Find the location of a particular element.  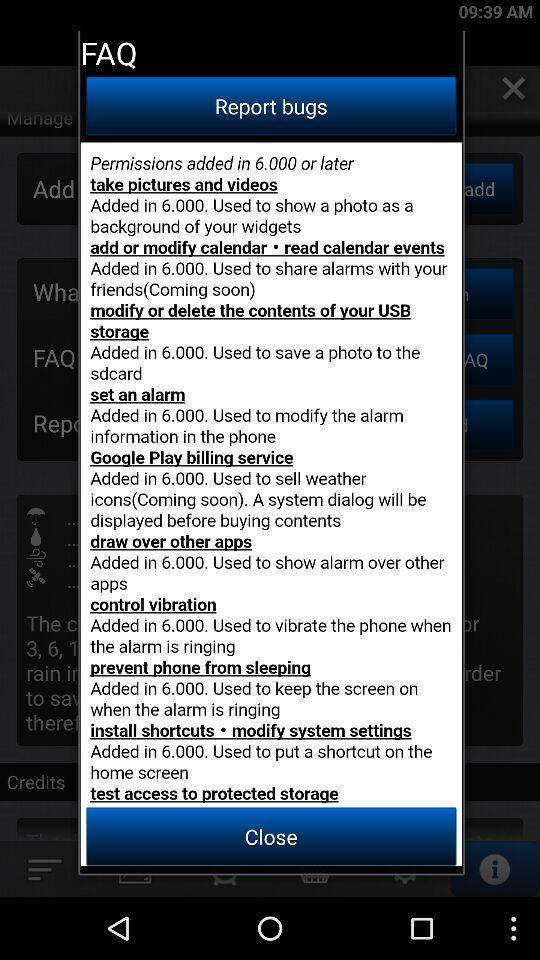

faq window is located at coordinates (270, 503).